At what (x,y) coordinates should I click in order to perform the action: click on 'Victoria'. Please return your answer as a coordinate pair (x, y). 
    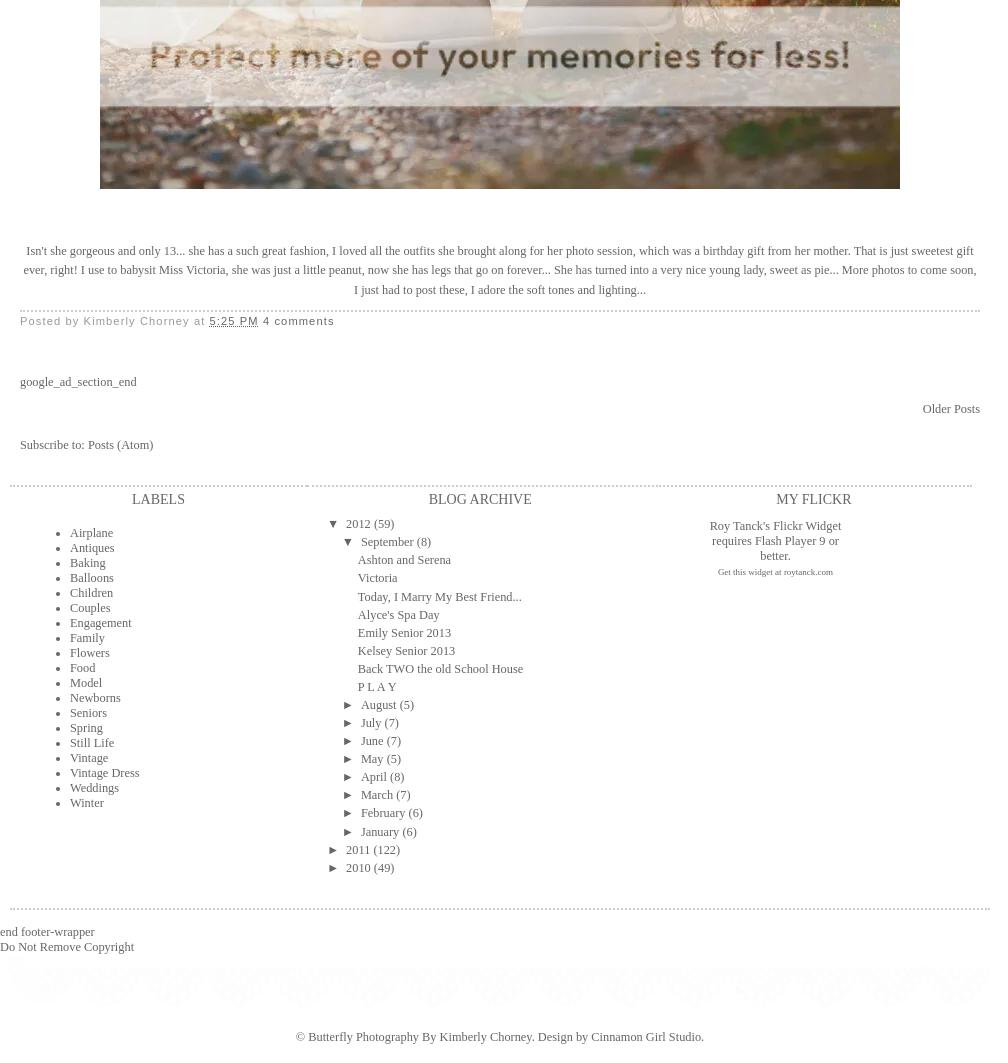
    Looking at the image, I should click on (376, 576).